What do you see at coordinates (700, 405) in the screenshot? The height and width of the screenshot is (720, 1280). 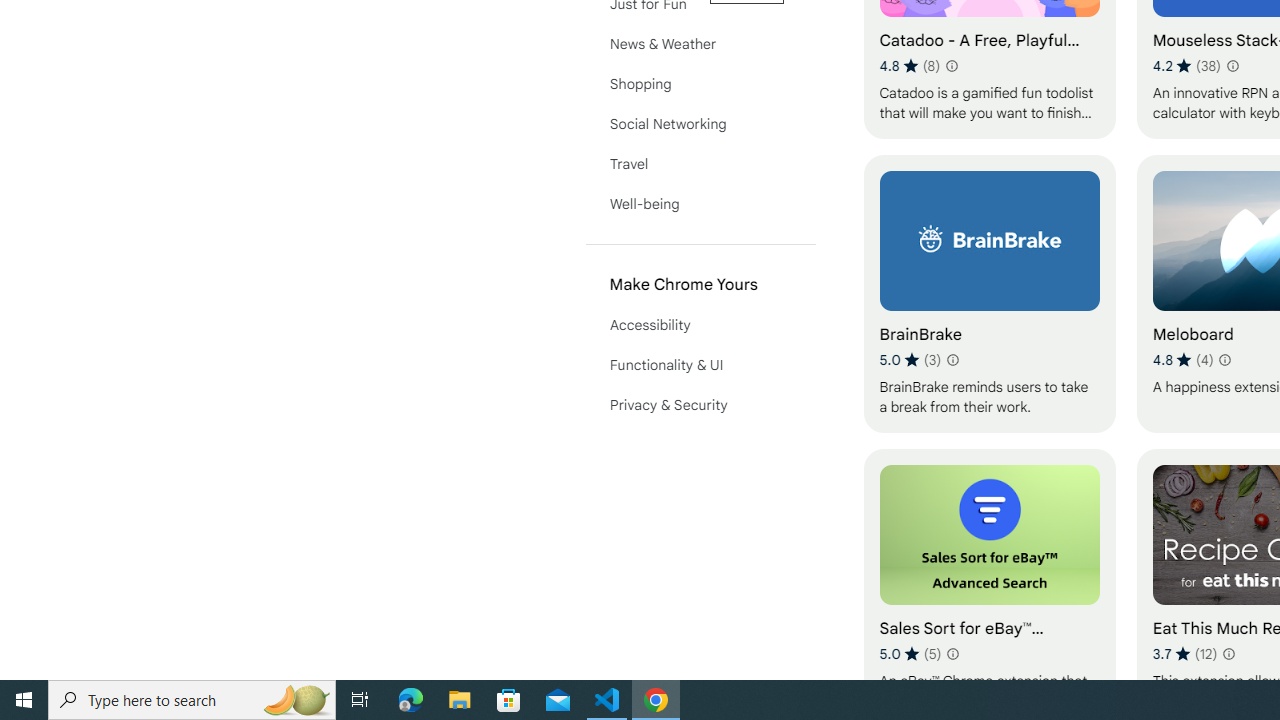 I see `'Privacy & Security'` at bounding box center [700, 405].